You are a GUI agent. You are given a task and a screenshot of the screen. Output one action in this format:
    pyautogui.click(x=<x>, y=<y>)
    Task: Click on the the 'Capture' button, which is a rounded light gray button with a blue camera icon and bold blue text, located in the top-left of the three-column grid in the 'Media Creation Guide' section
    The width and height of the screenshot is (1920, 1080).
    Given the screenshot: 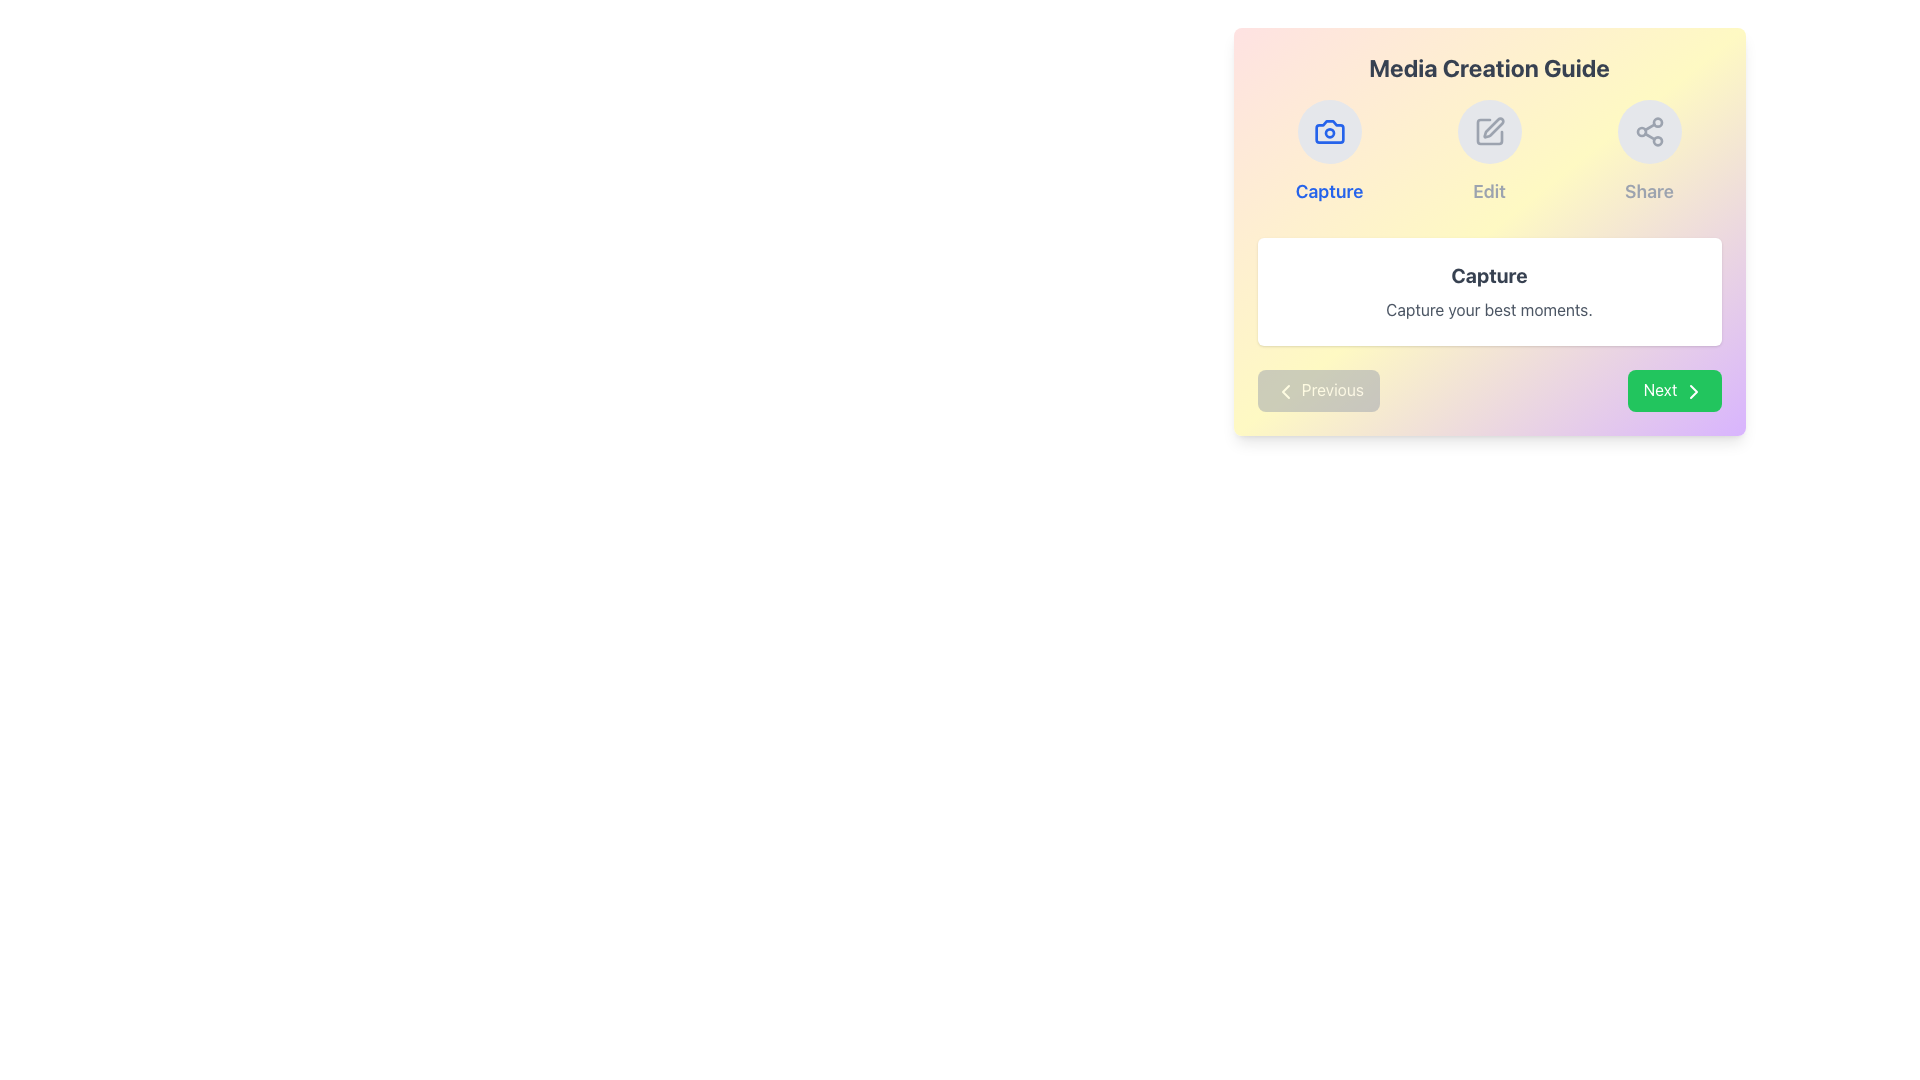 What is the action you would take?
    pyautogui.click(x=1329, y=152)
    